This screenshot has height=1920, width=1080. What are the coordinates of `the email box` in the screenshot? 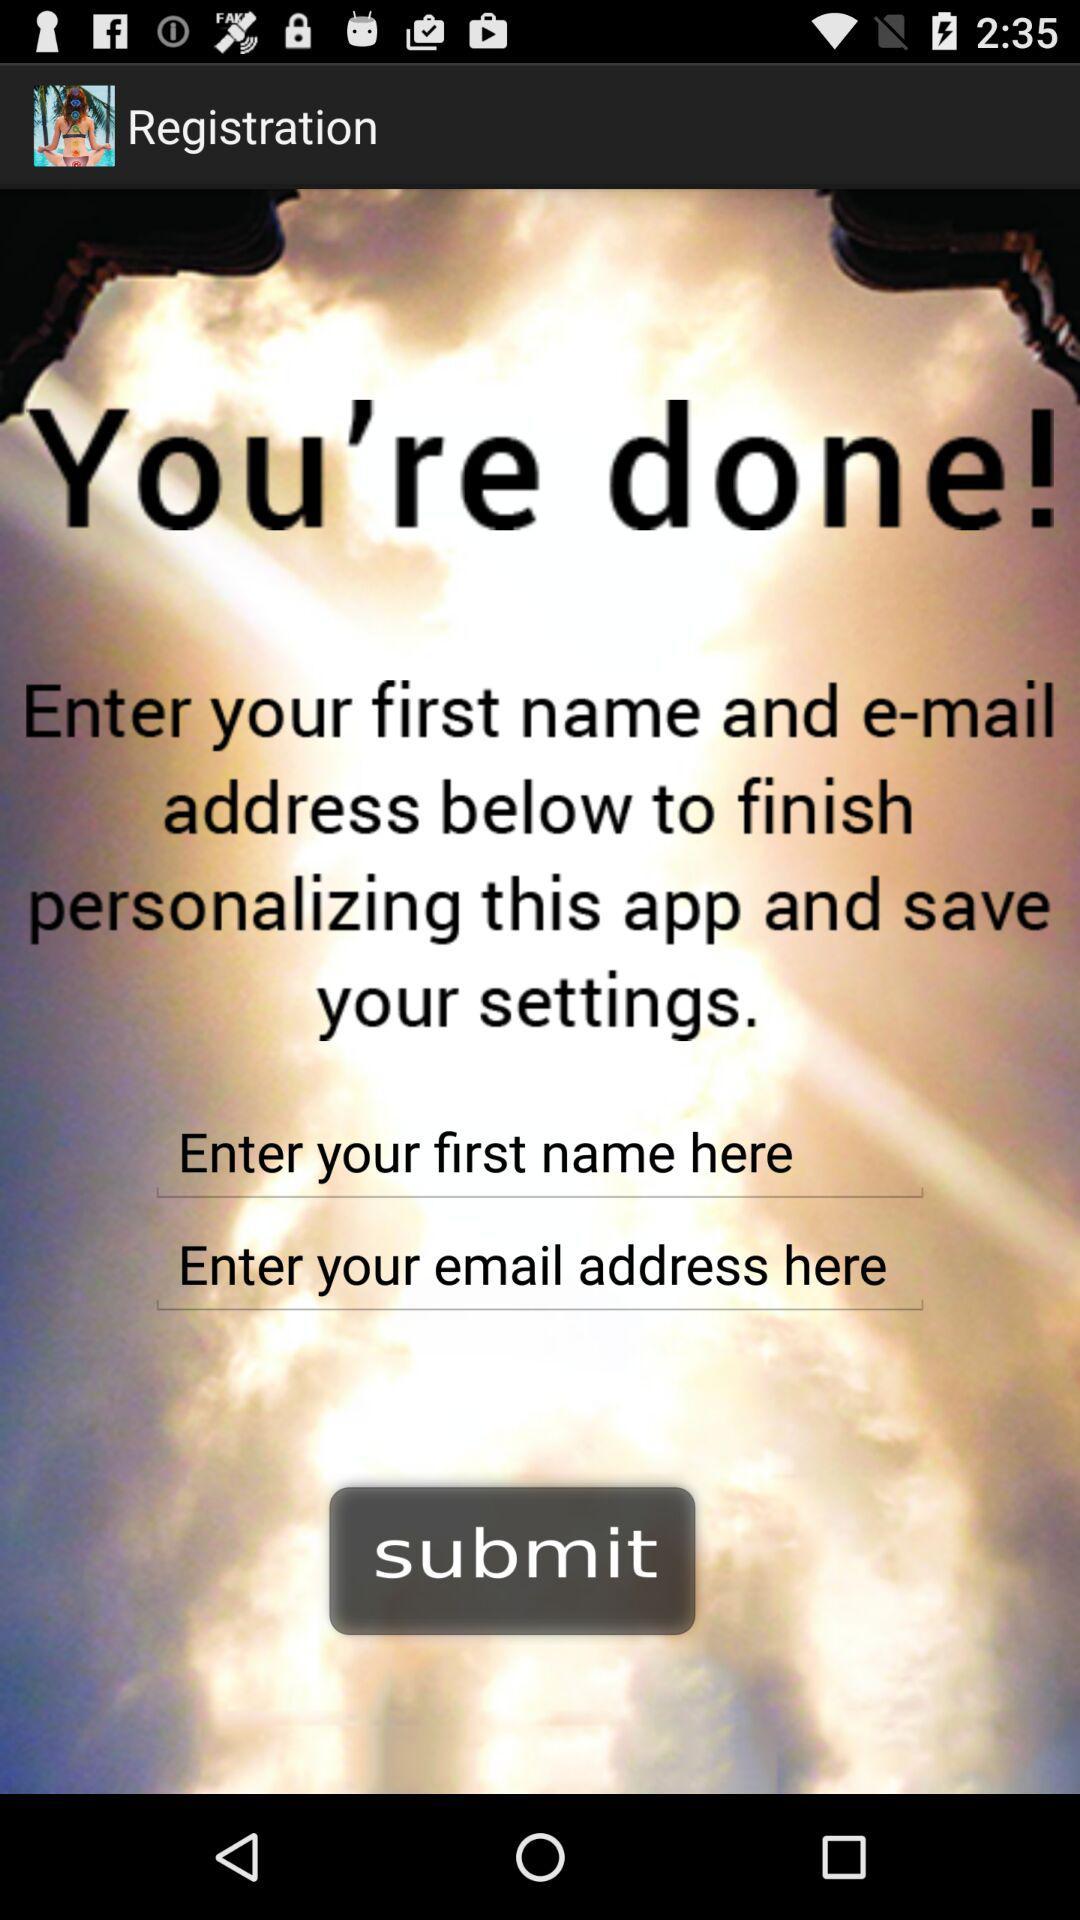 It's located at (540, 1263).